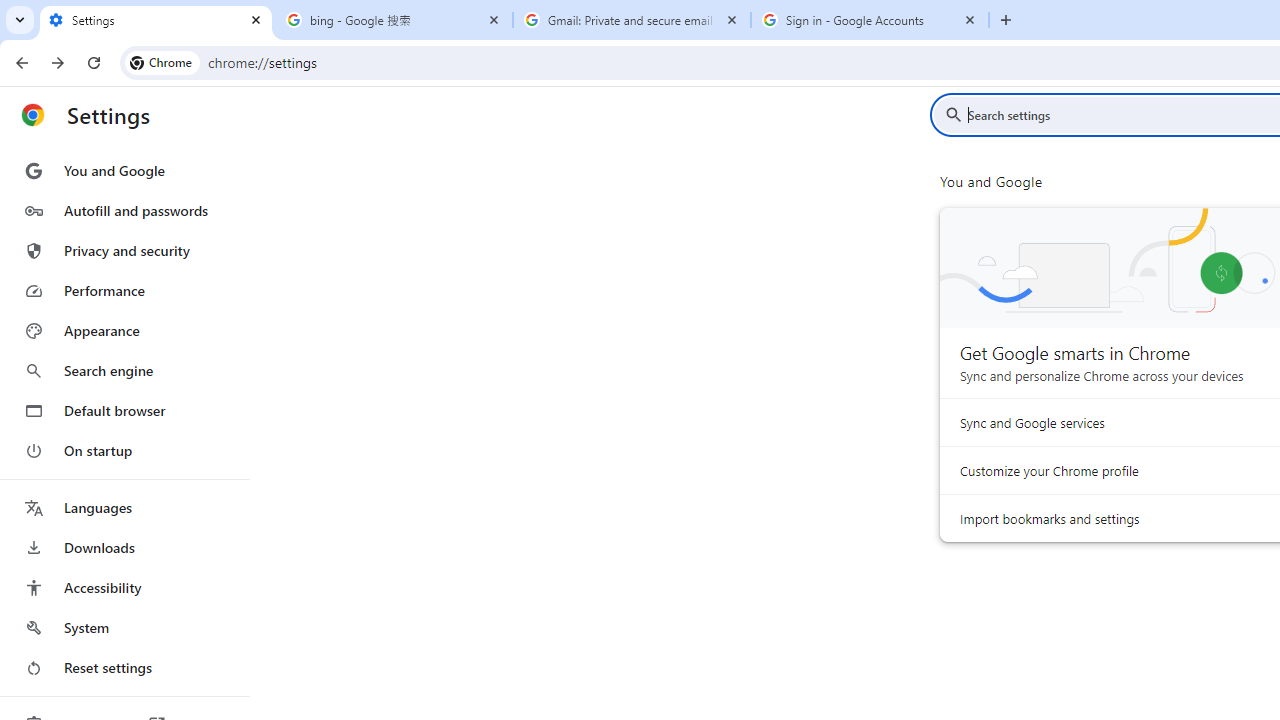  I want to click on 'Performance', so click(123, 290).